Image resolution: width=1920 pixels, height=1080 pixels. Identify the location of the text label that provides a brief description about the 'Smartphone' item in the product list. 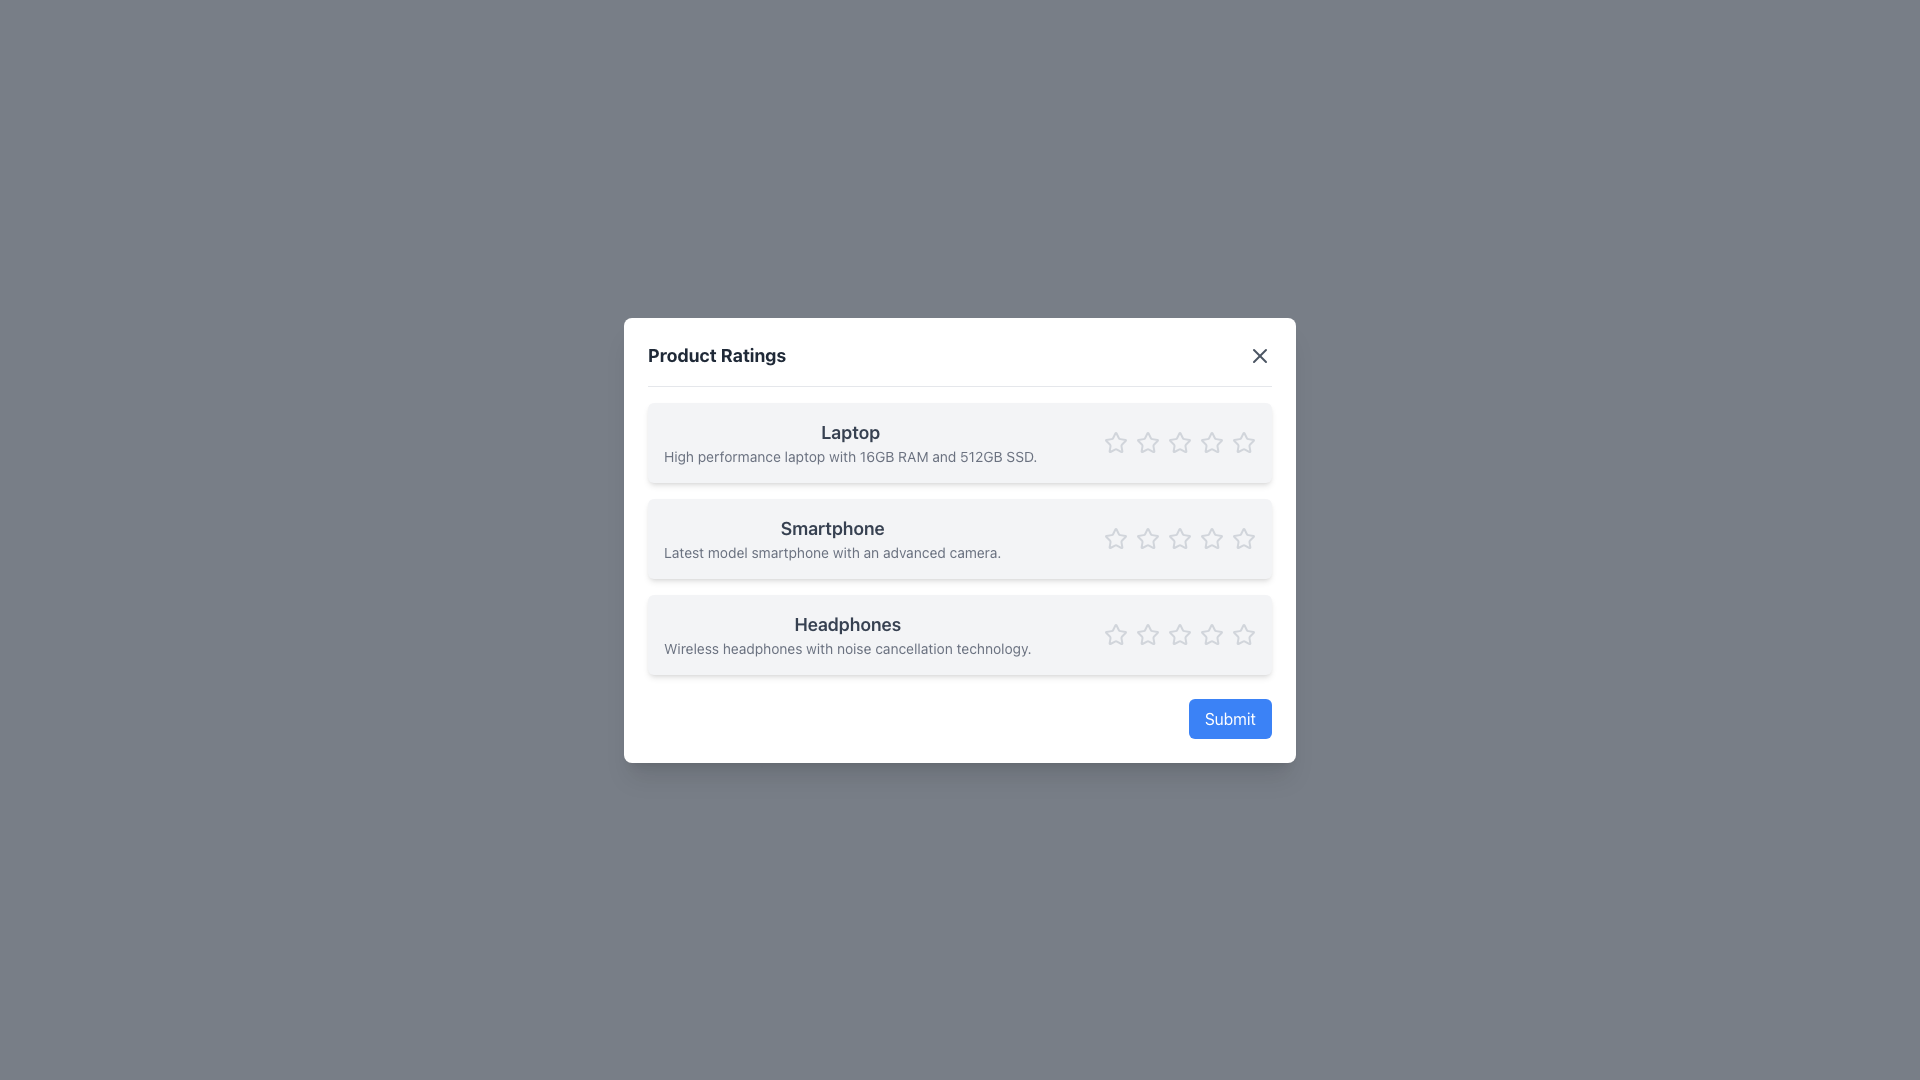
(832, 552).